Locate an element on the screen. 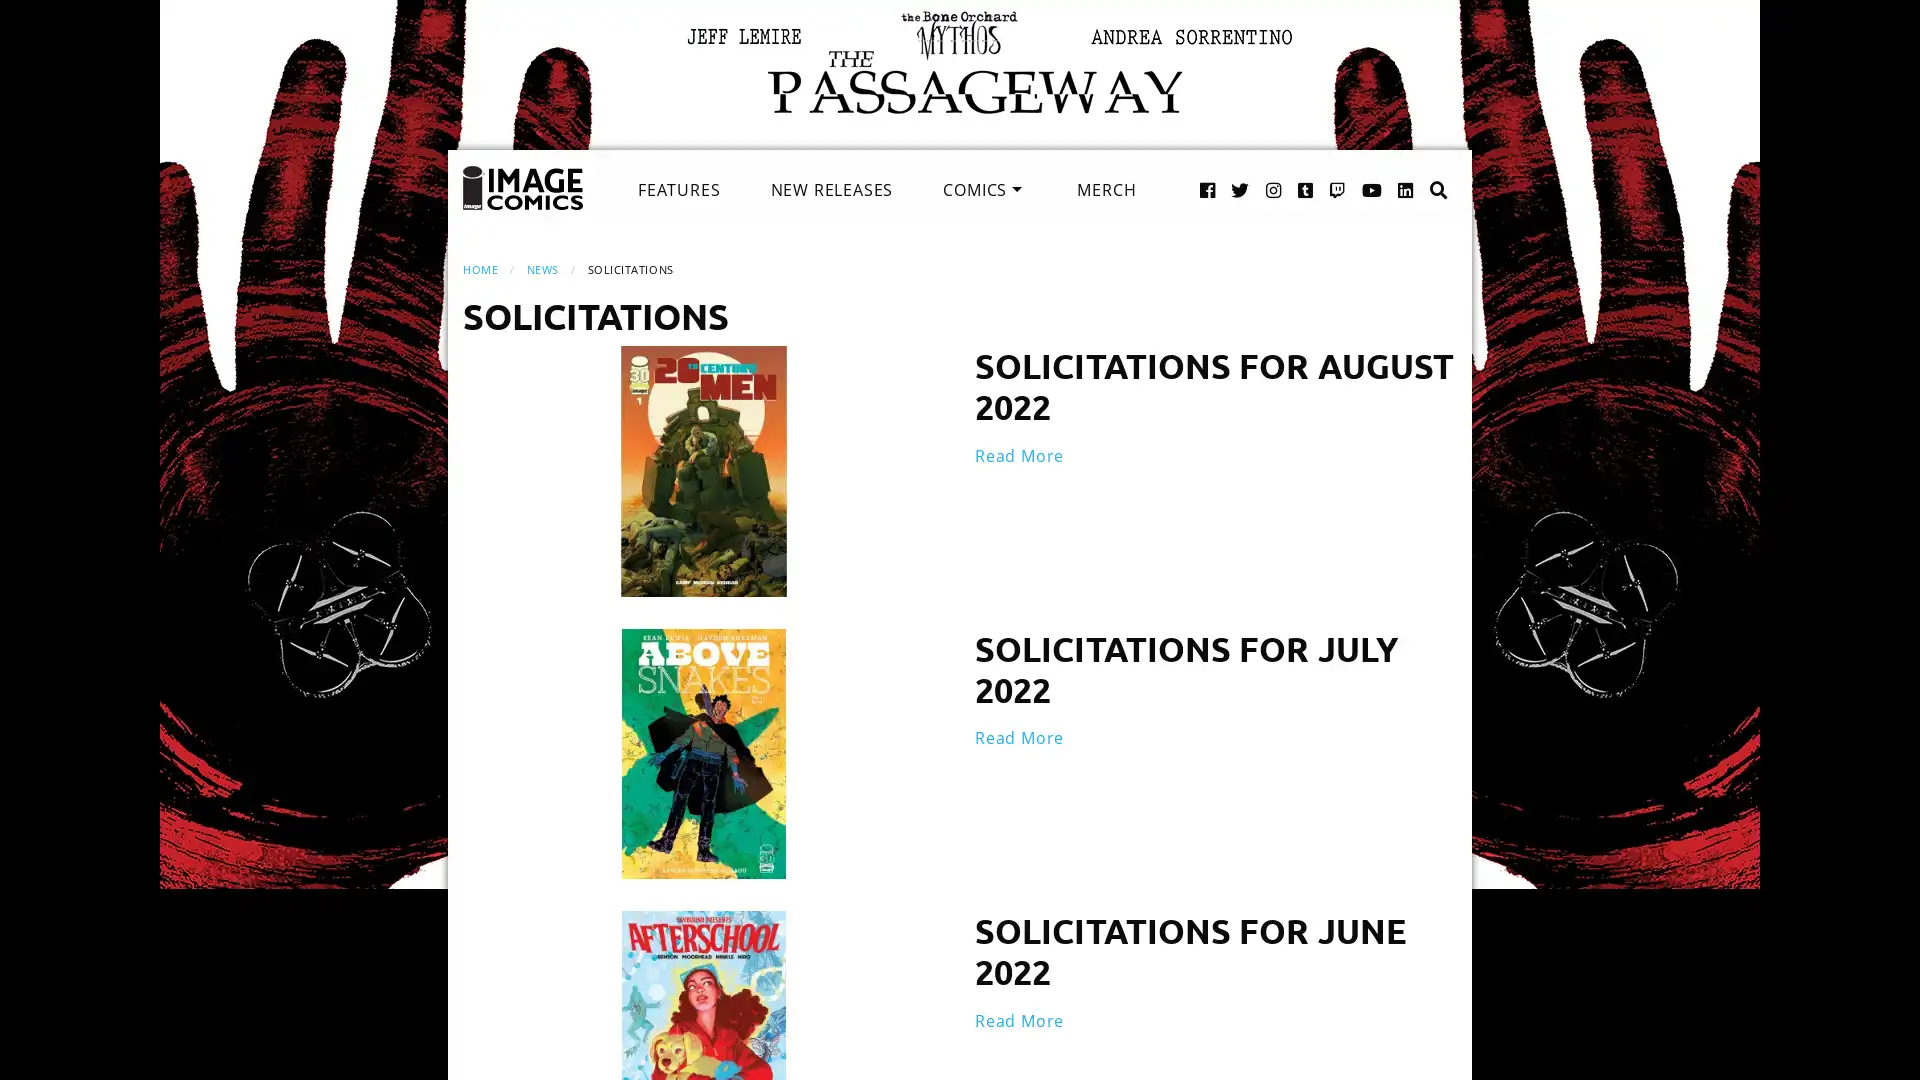 The height and width of the screenshot is (1080, 1920). Search is located at coordinates (1417, 168).